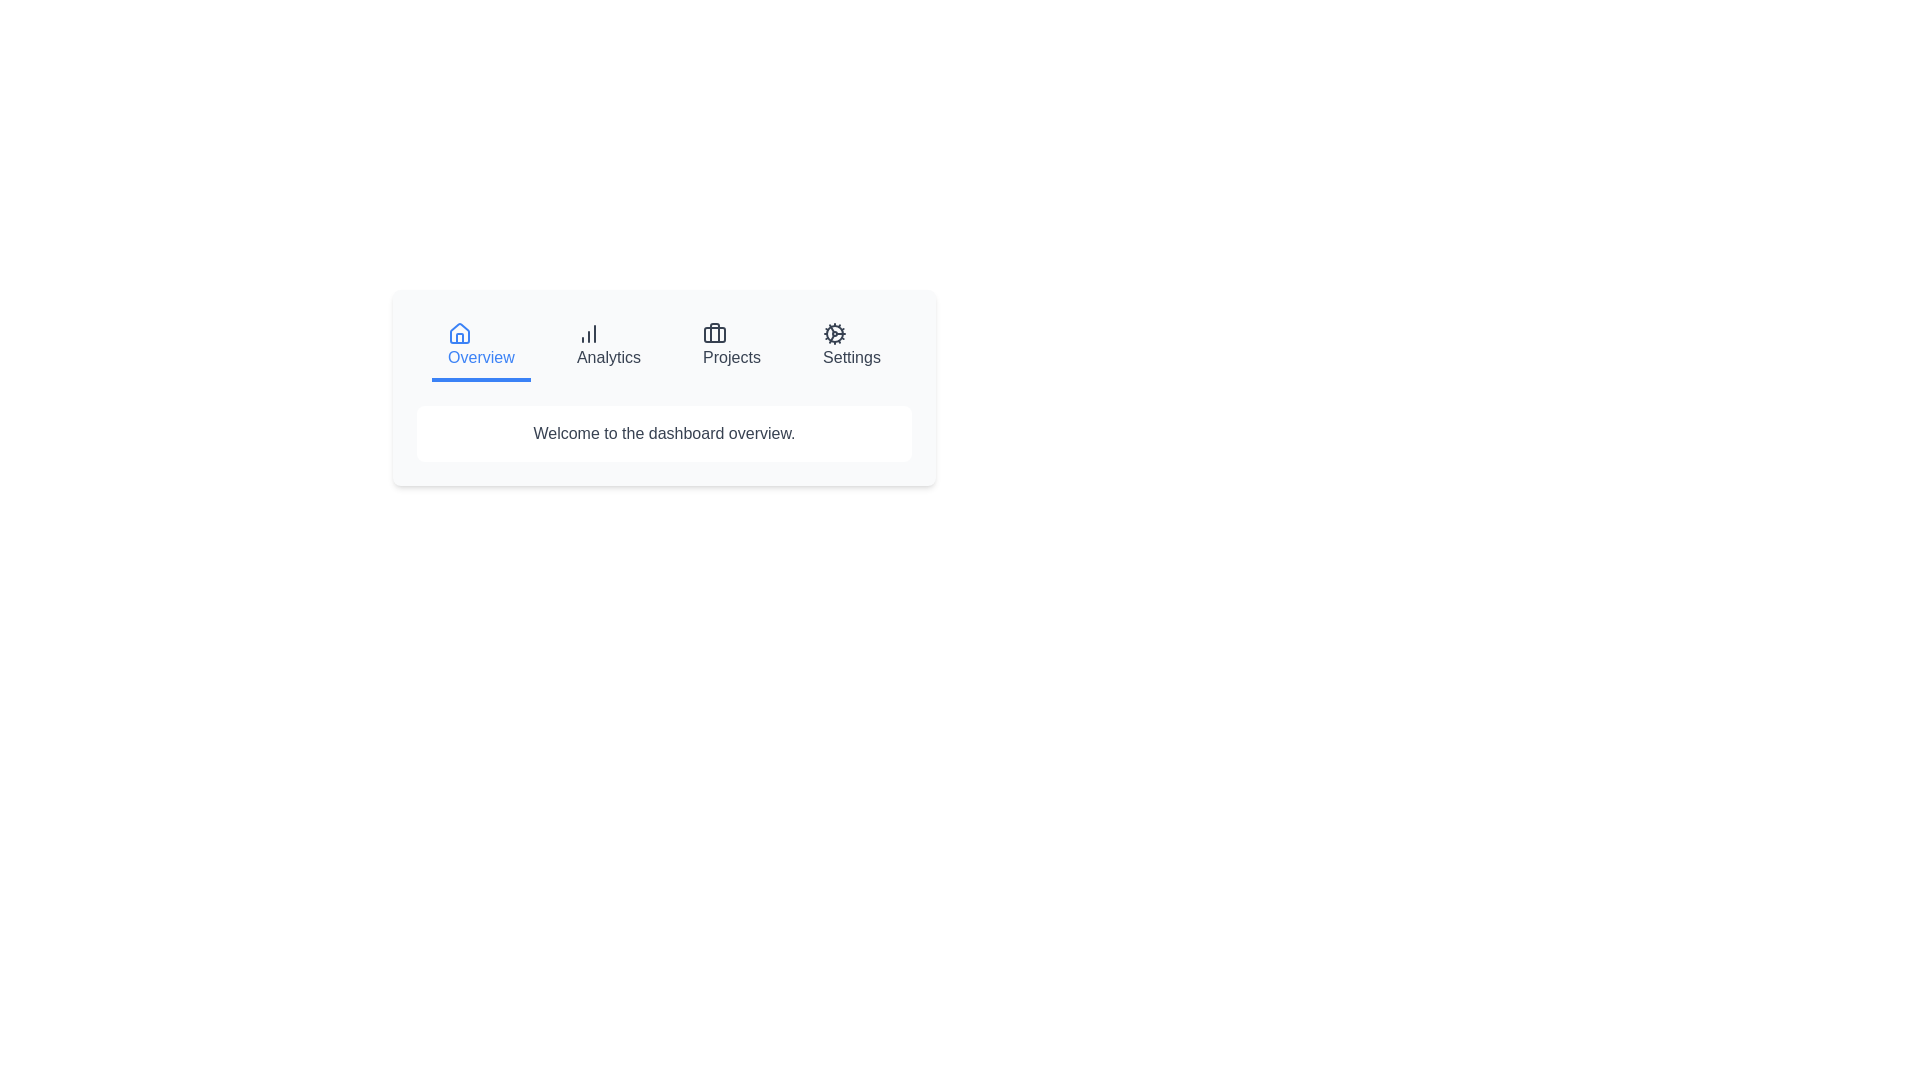  What do you see at coordinates (851, 346) in the screenshot?
I see `the tab labeled Settings to reveal tooltip information` at bounding box center [851, 346].